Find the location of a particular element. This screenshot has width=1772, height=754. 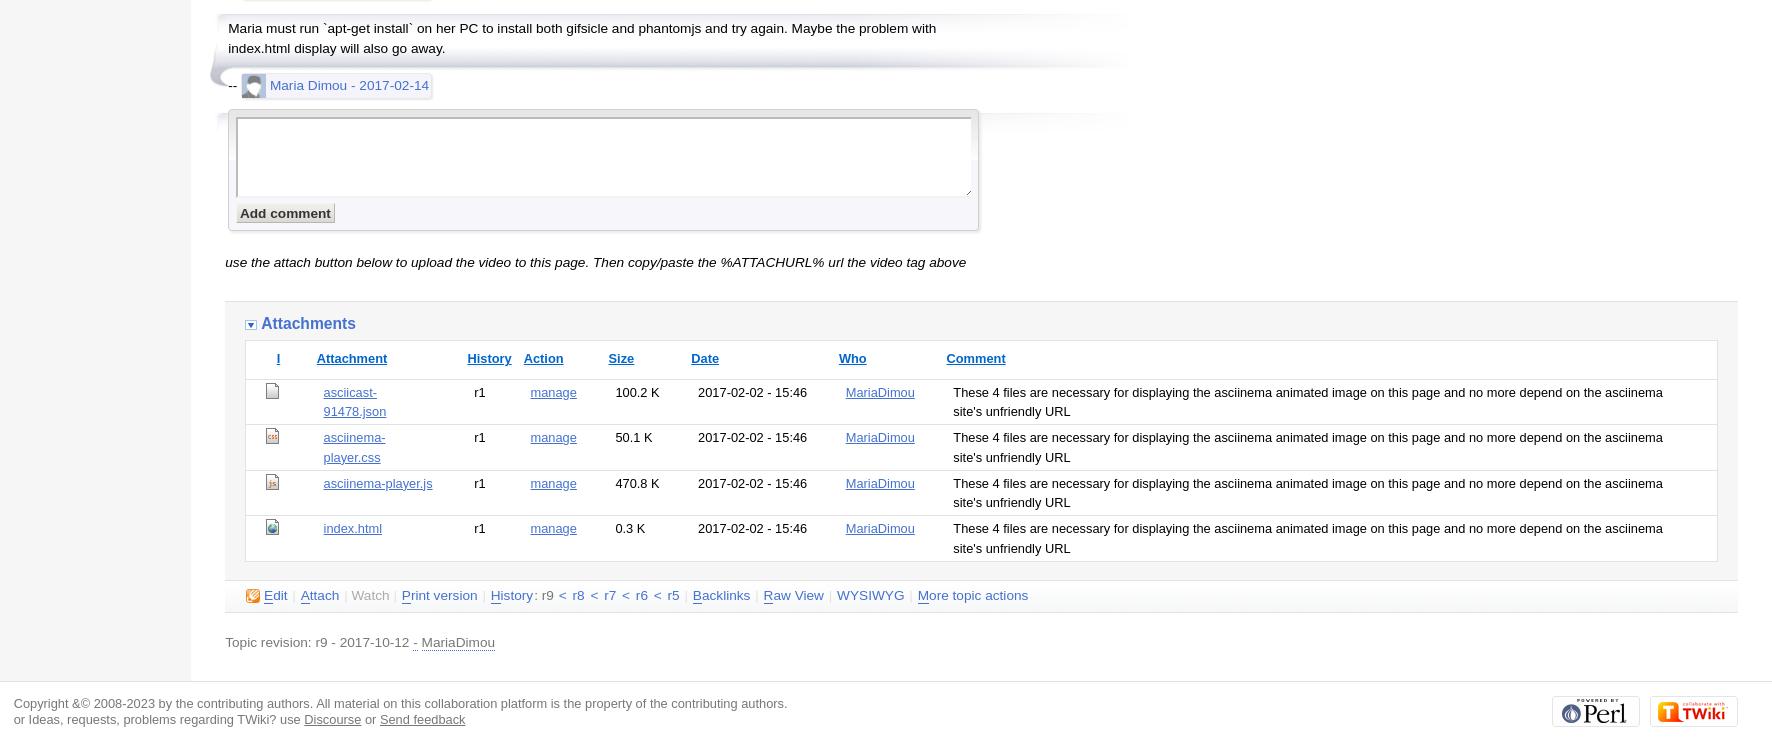

'acklinks' is located at coordinates (724, 594).